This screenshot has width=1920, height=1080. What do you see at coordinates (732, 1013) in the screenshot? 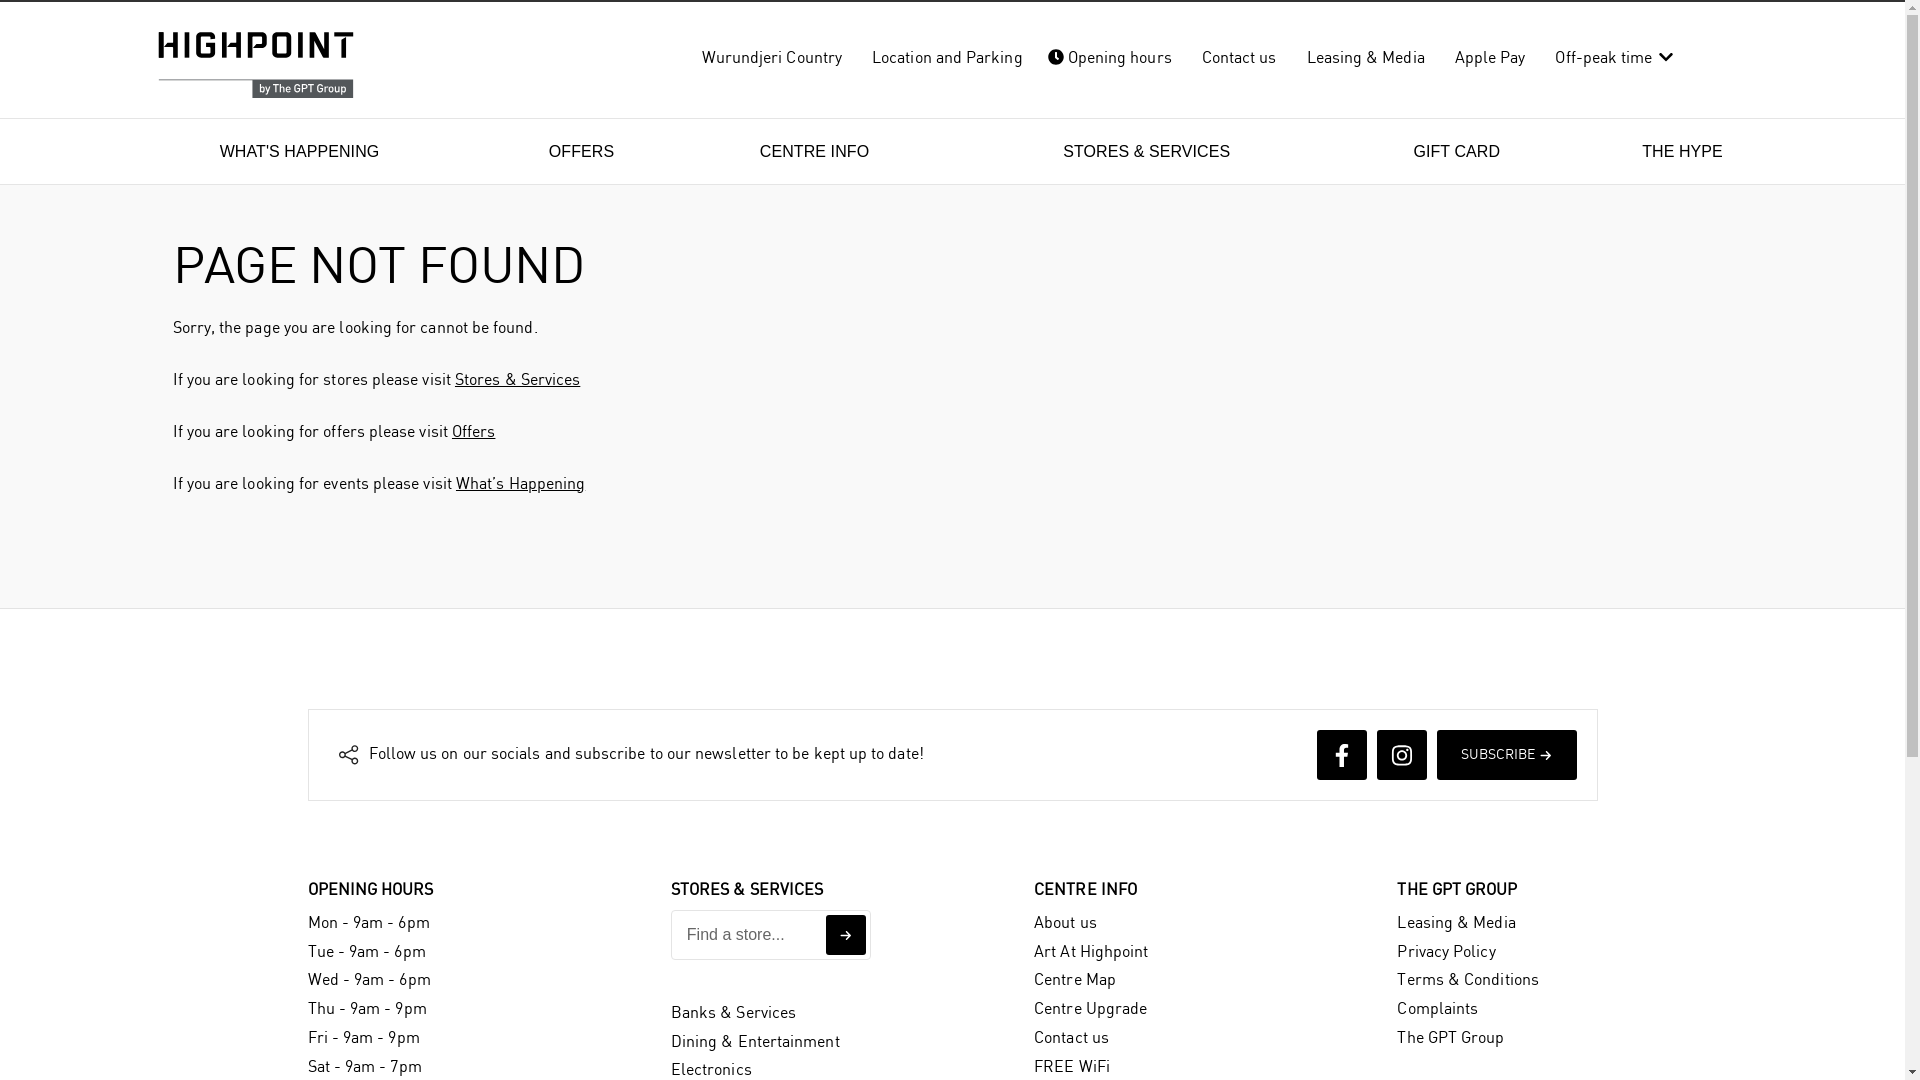
I see `'Banks & Services'` at bounding box center [732, 1013].